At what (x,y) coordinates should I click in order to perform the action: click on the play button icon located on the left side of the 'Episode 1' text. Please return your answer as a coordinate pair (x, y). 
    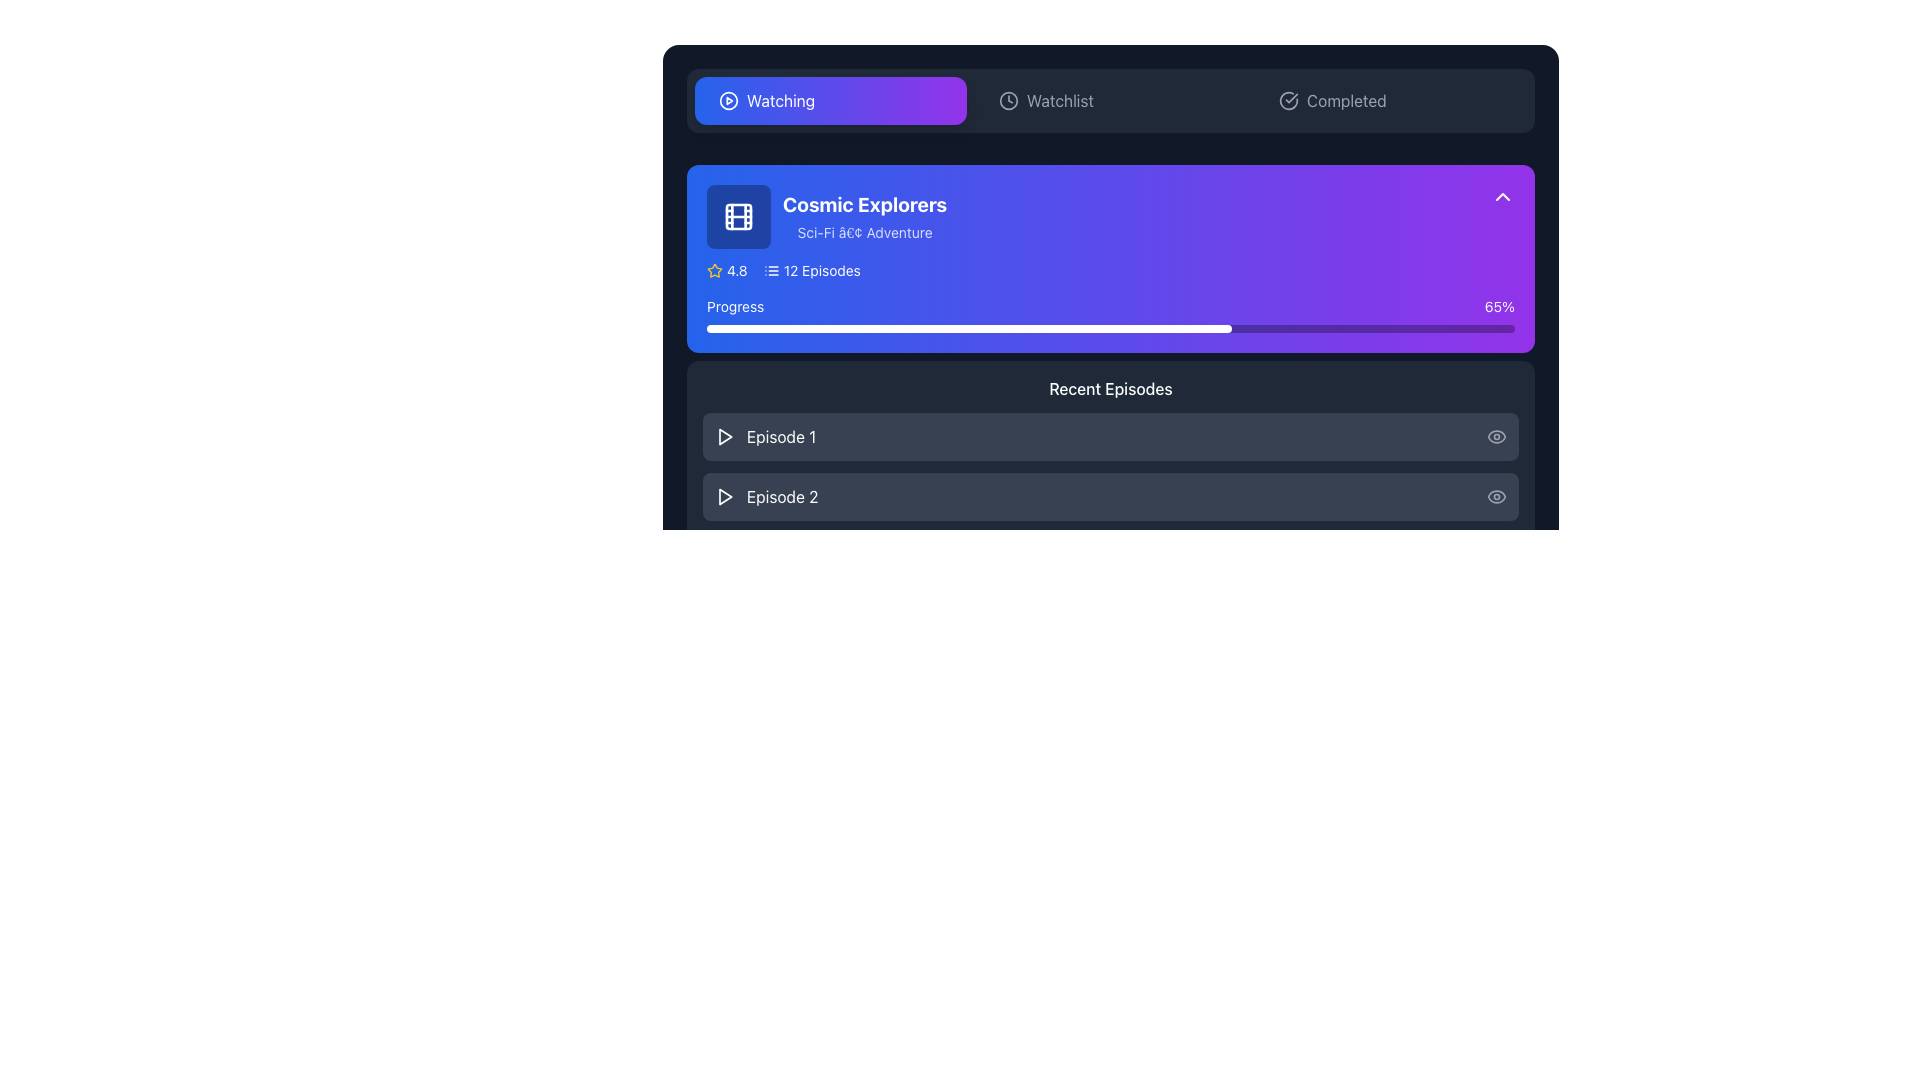
    Looking at the image, I should click on (723, 435).